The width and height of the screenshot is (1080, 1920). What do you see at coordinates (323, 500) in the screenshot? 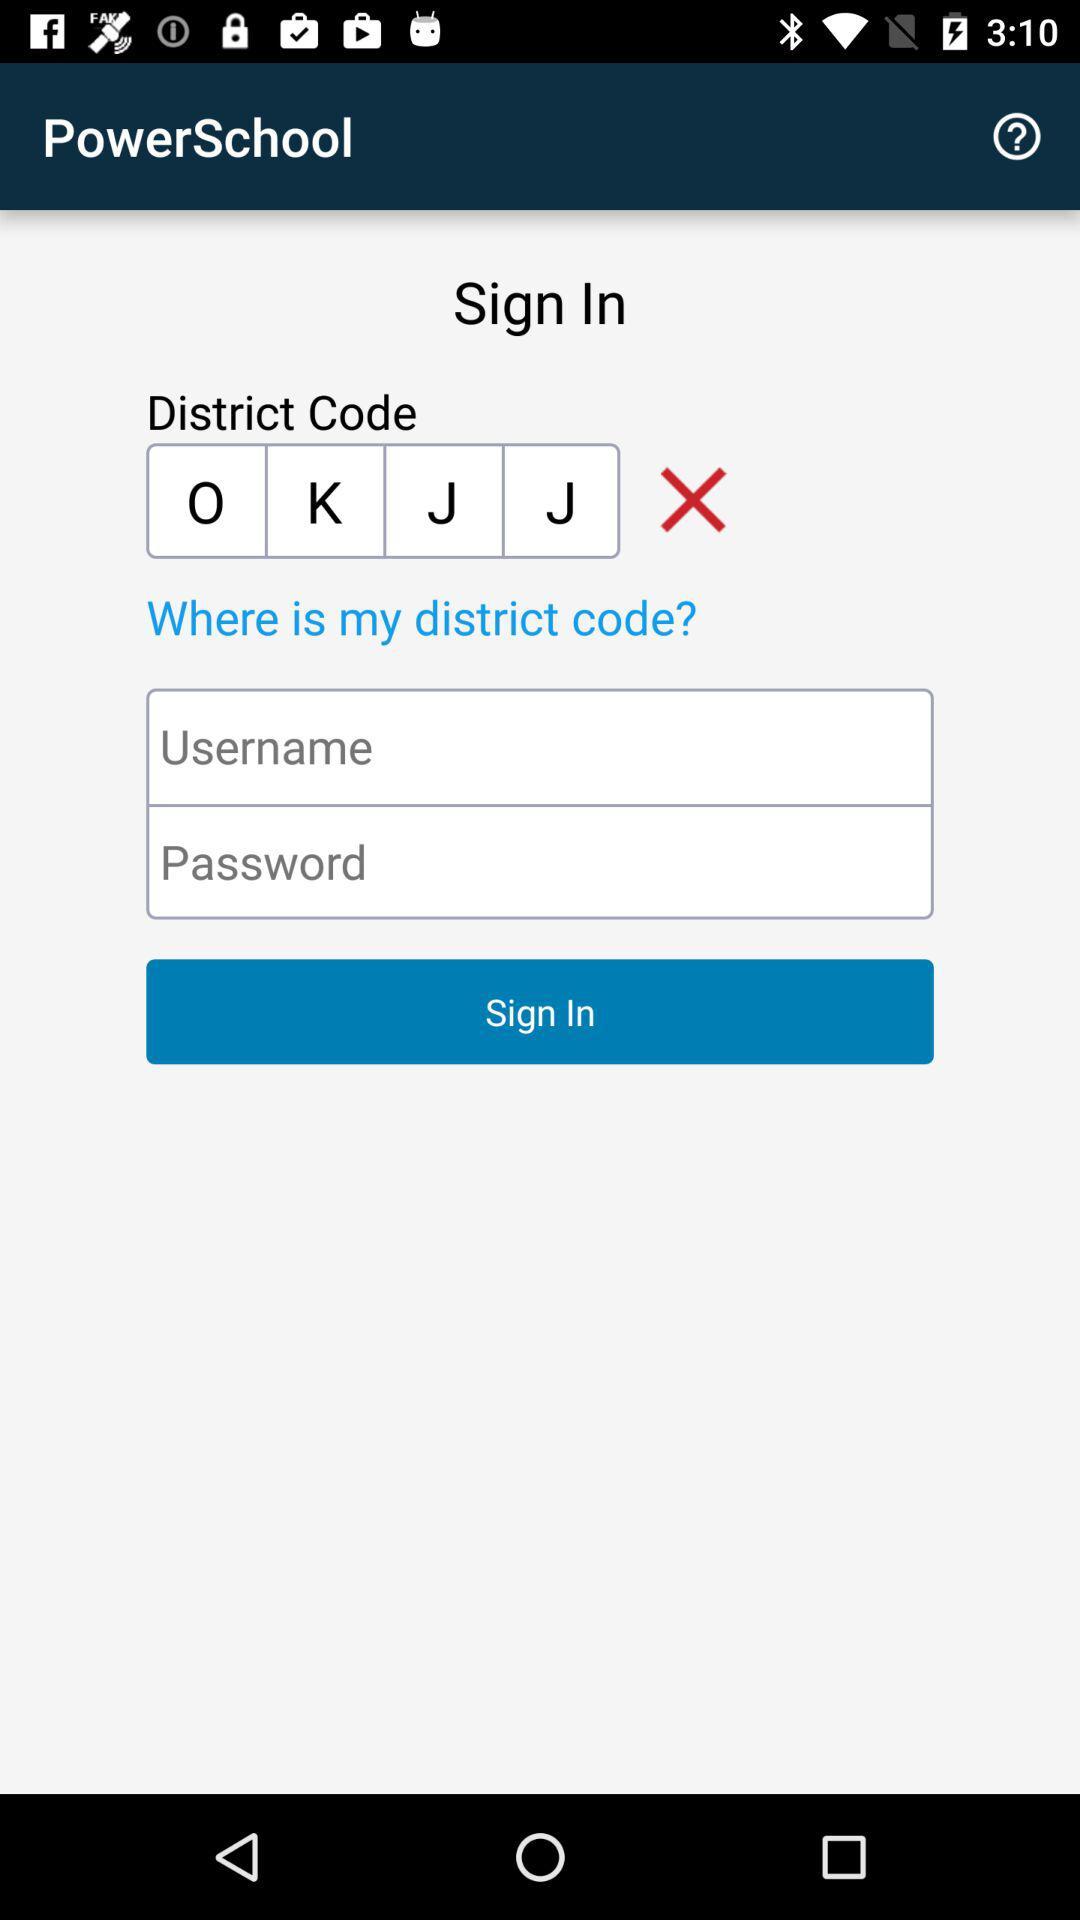
I see `the item to the left of the j item` at bounding box center [323, 500].